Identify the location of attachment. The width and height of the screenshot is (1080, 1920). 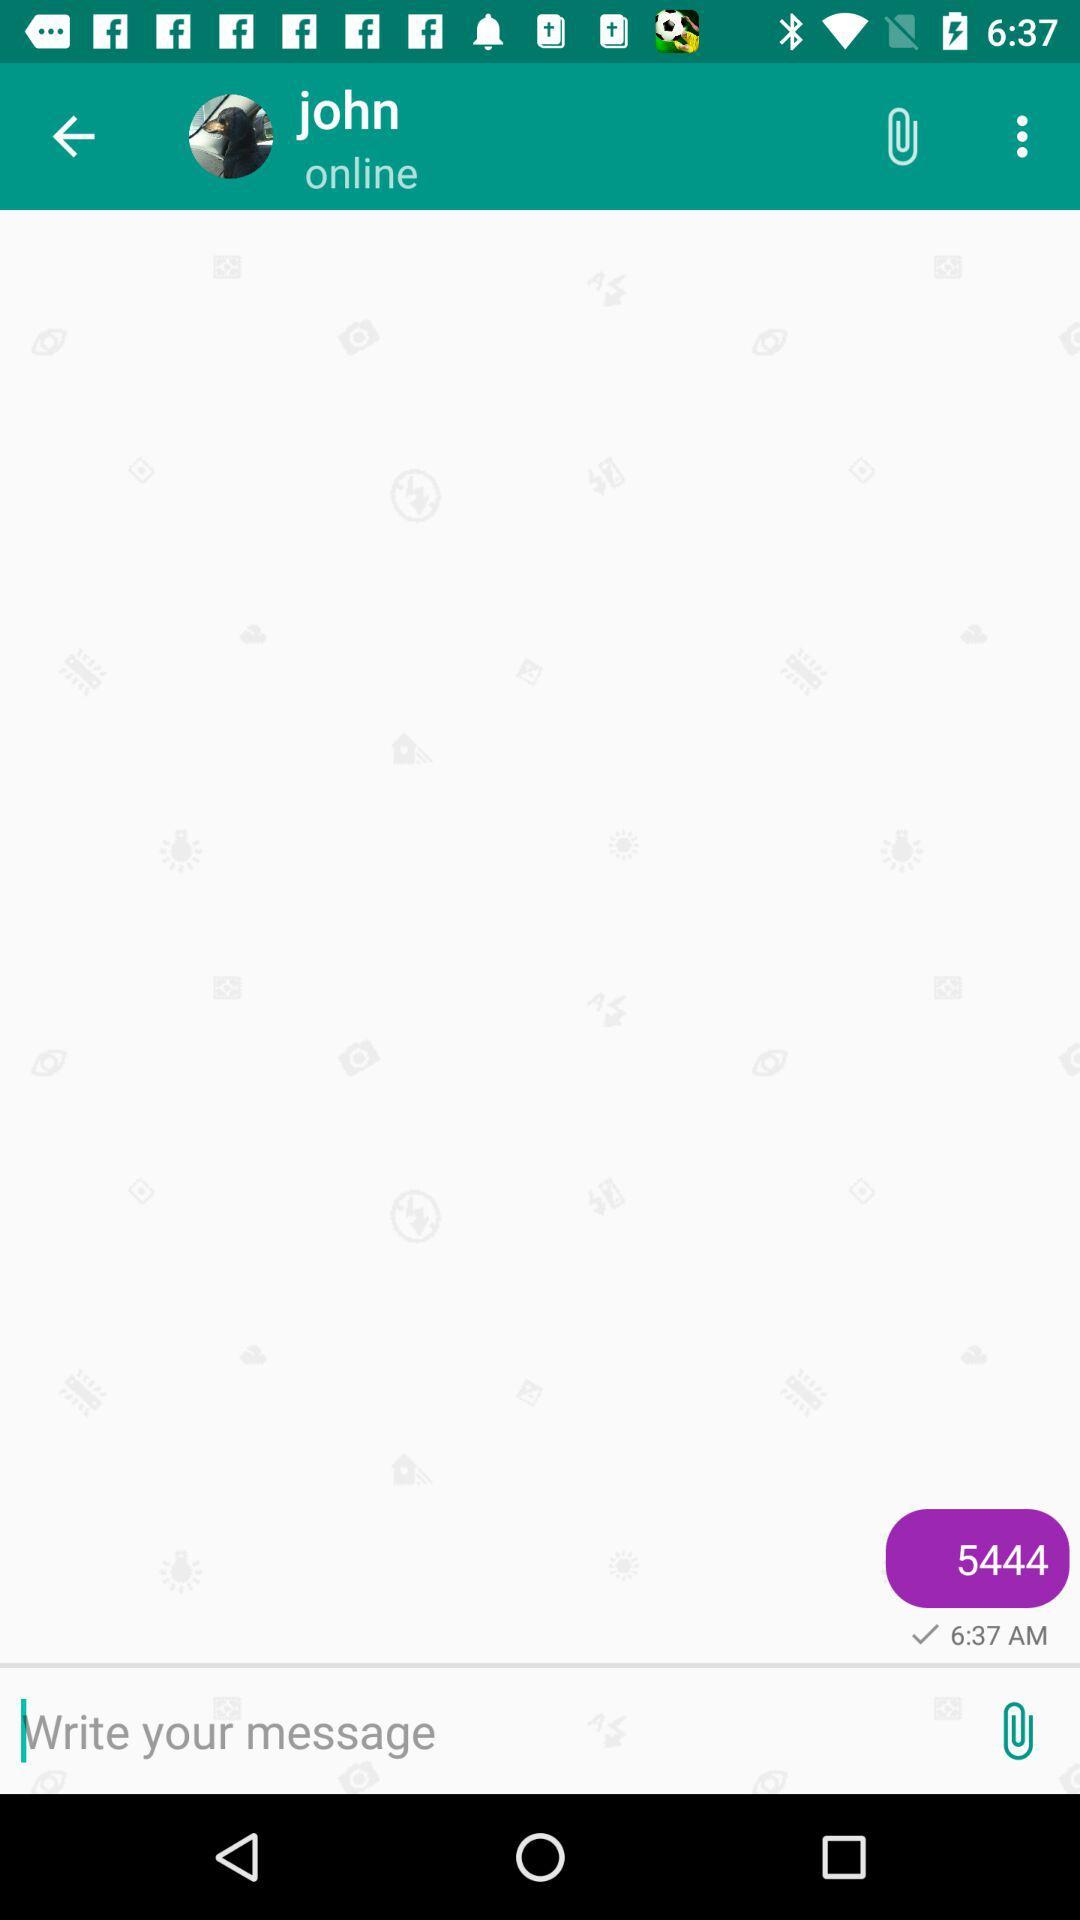
(1017, 1730).